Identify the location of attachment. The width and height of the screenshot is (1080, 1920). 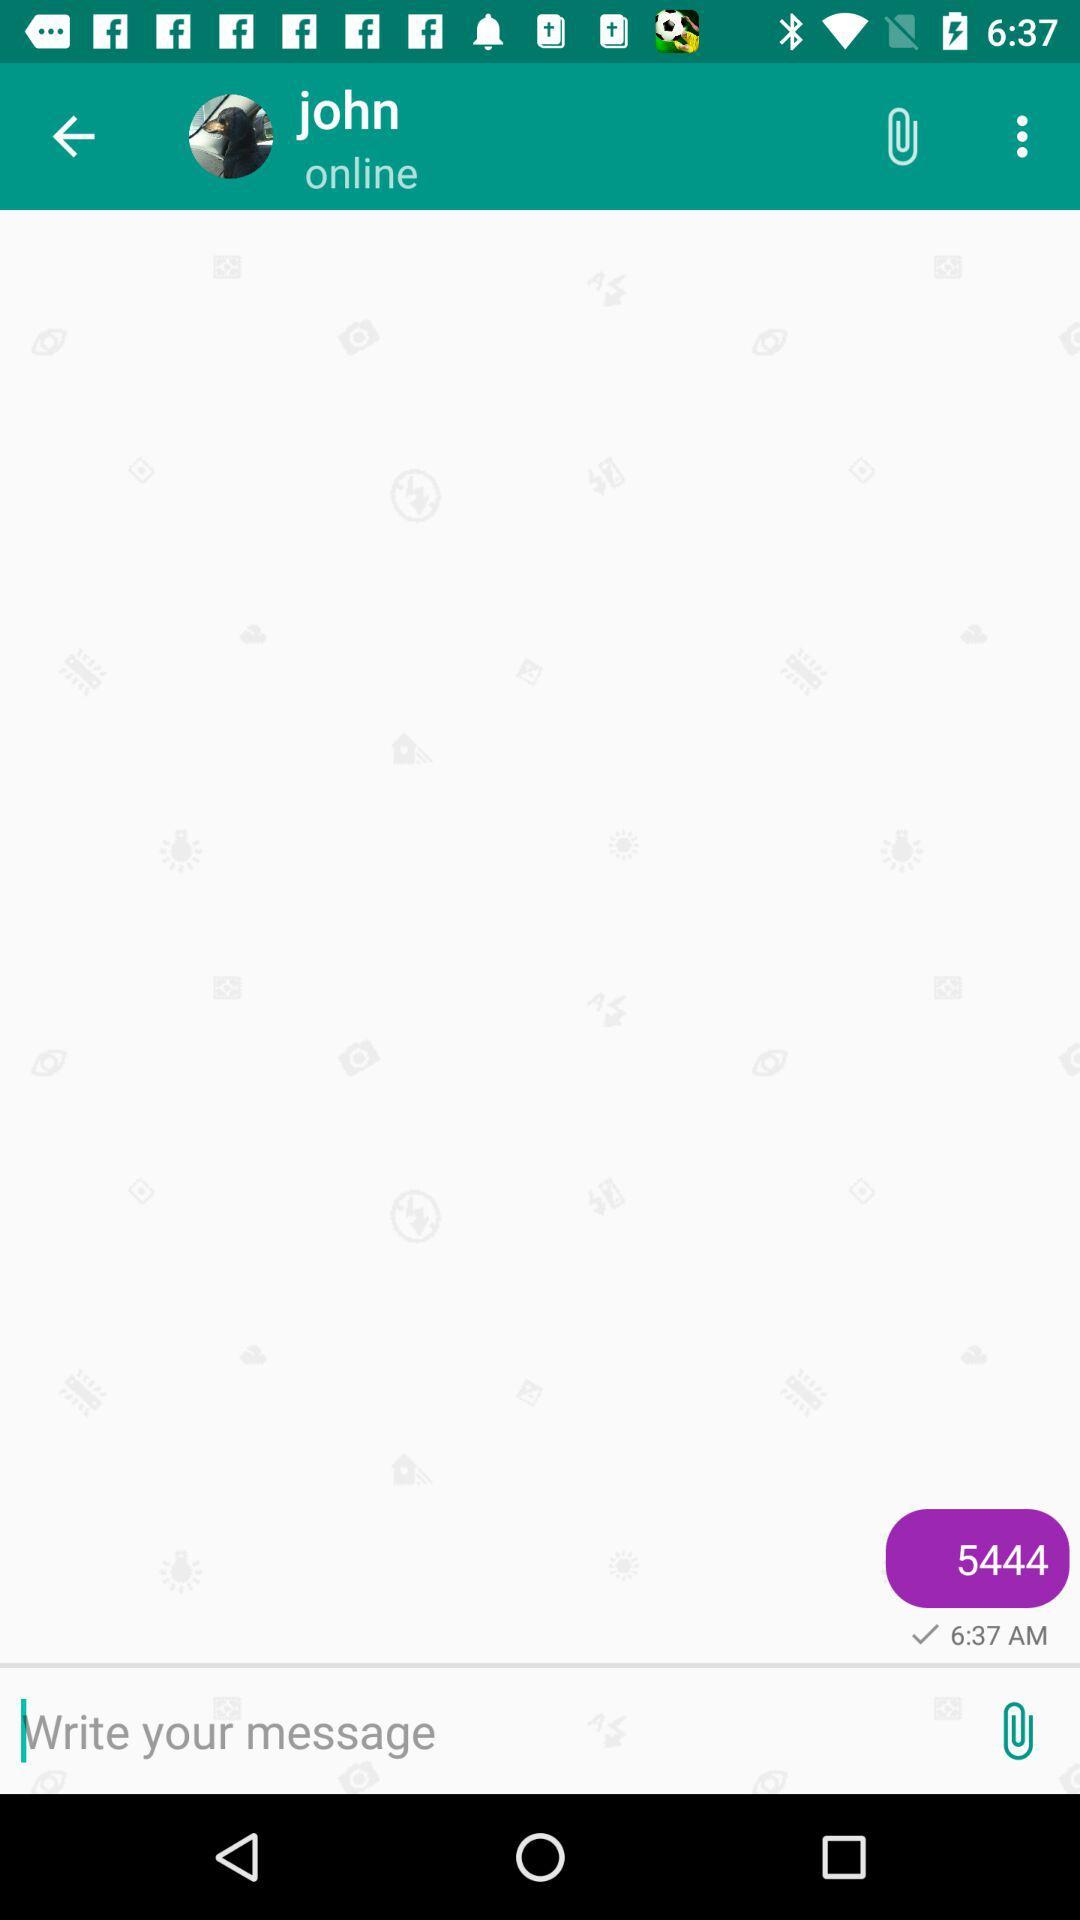
(1017, 1730).